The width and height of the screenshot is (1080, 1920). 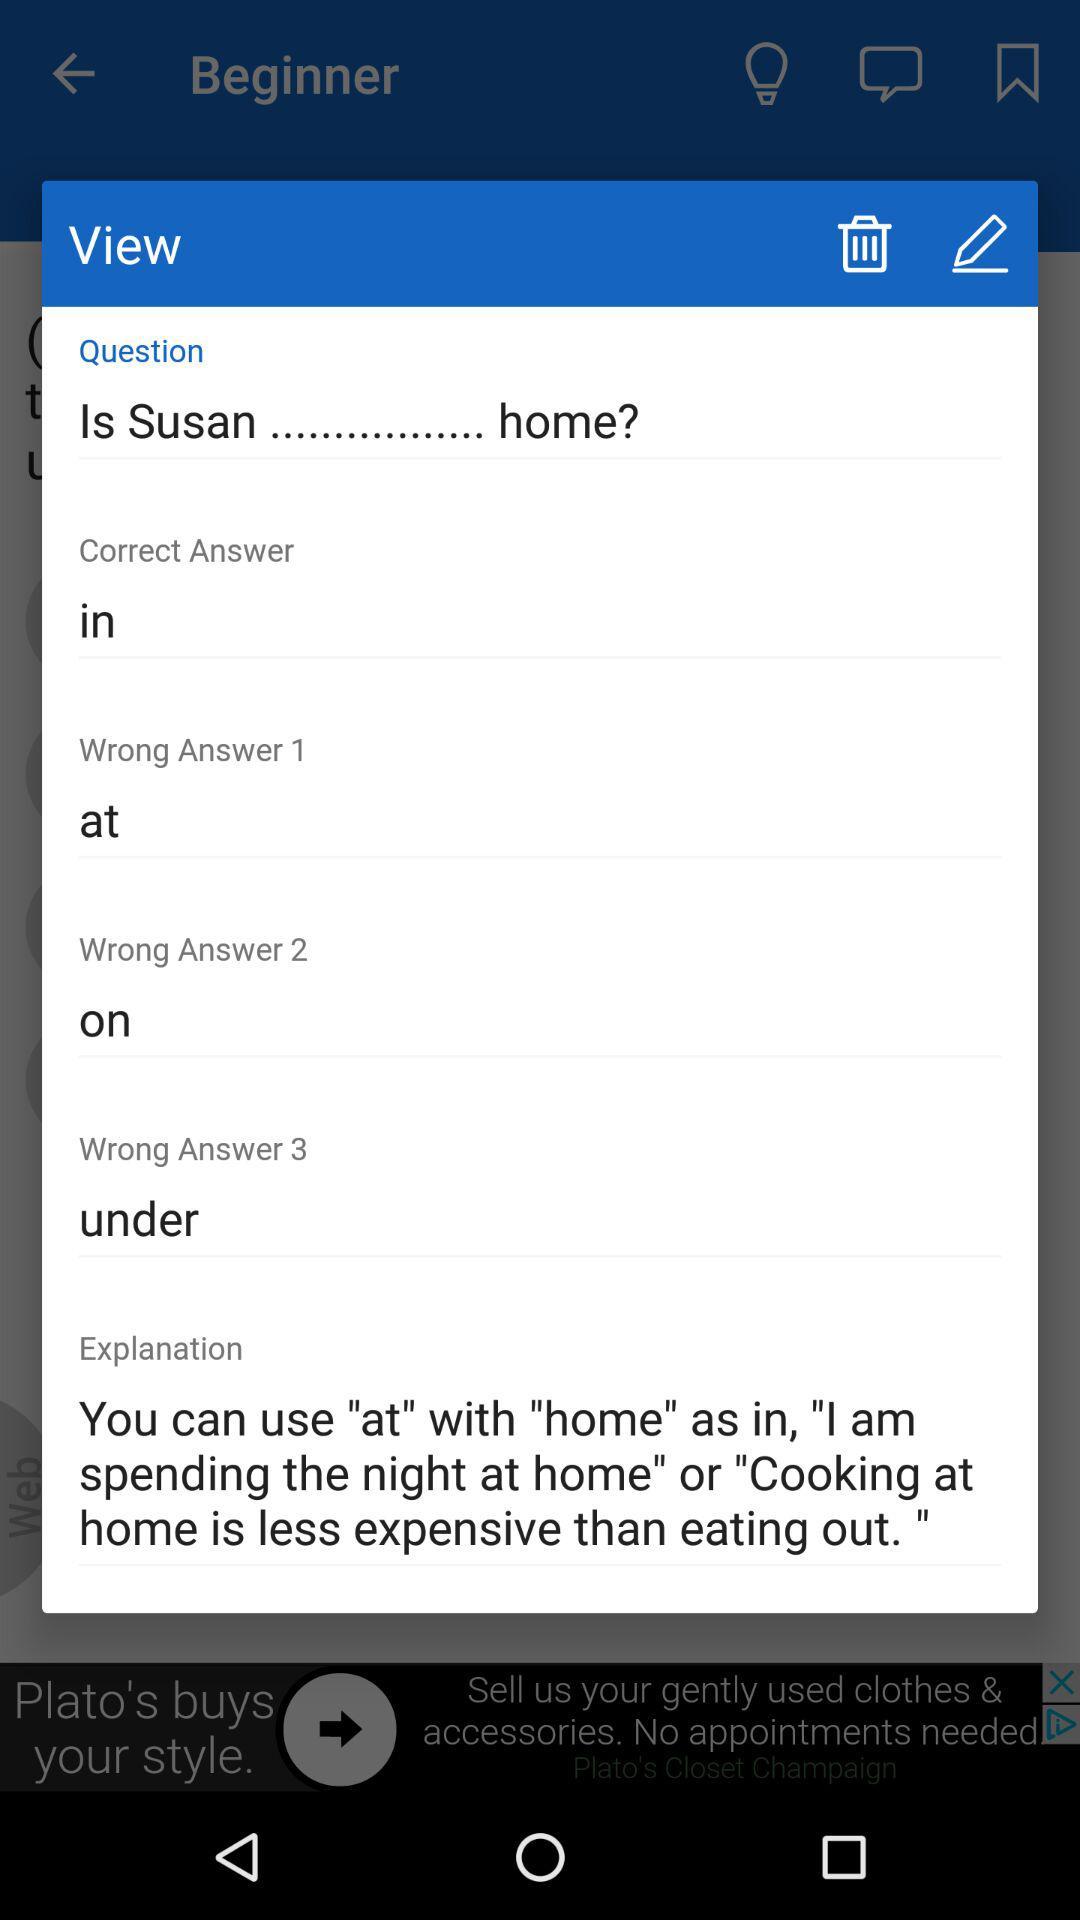 What do you see at coordinates (863, 242) in the screenshot?
I see `delete` at bounding box center [863, 242].